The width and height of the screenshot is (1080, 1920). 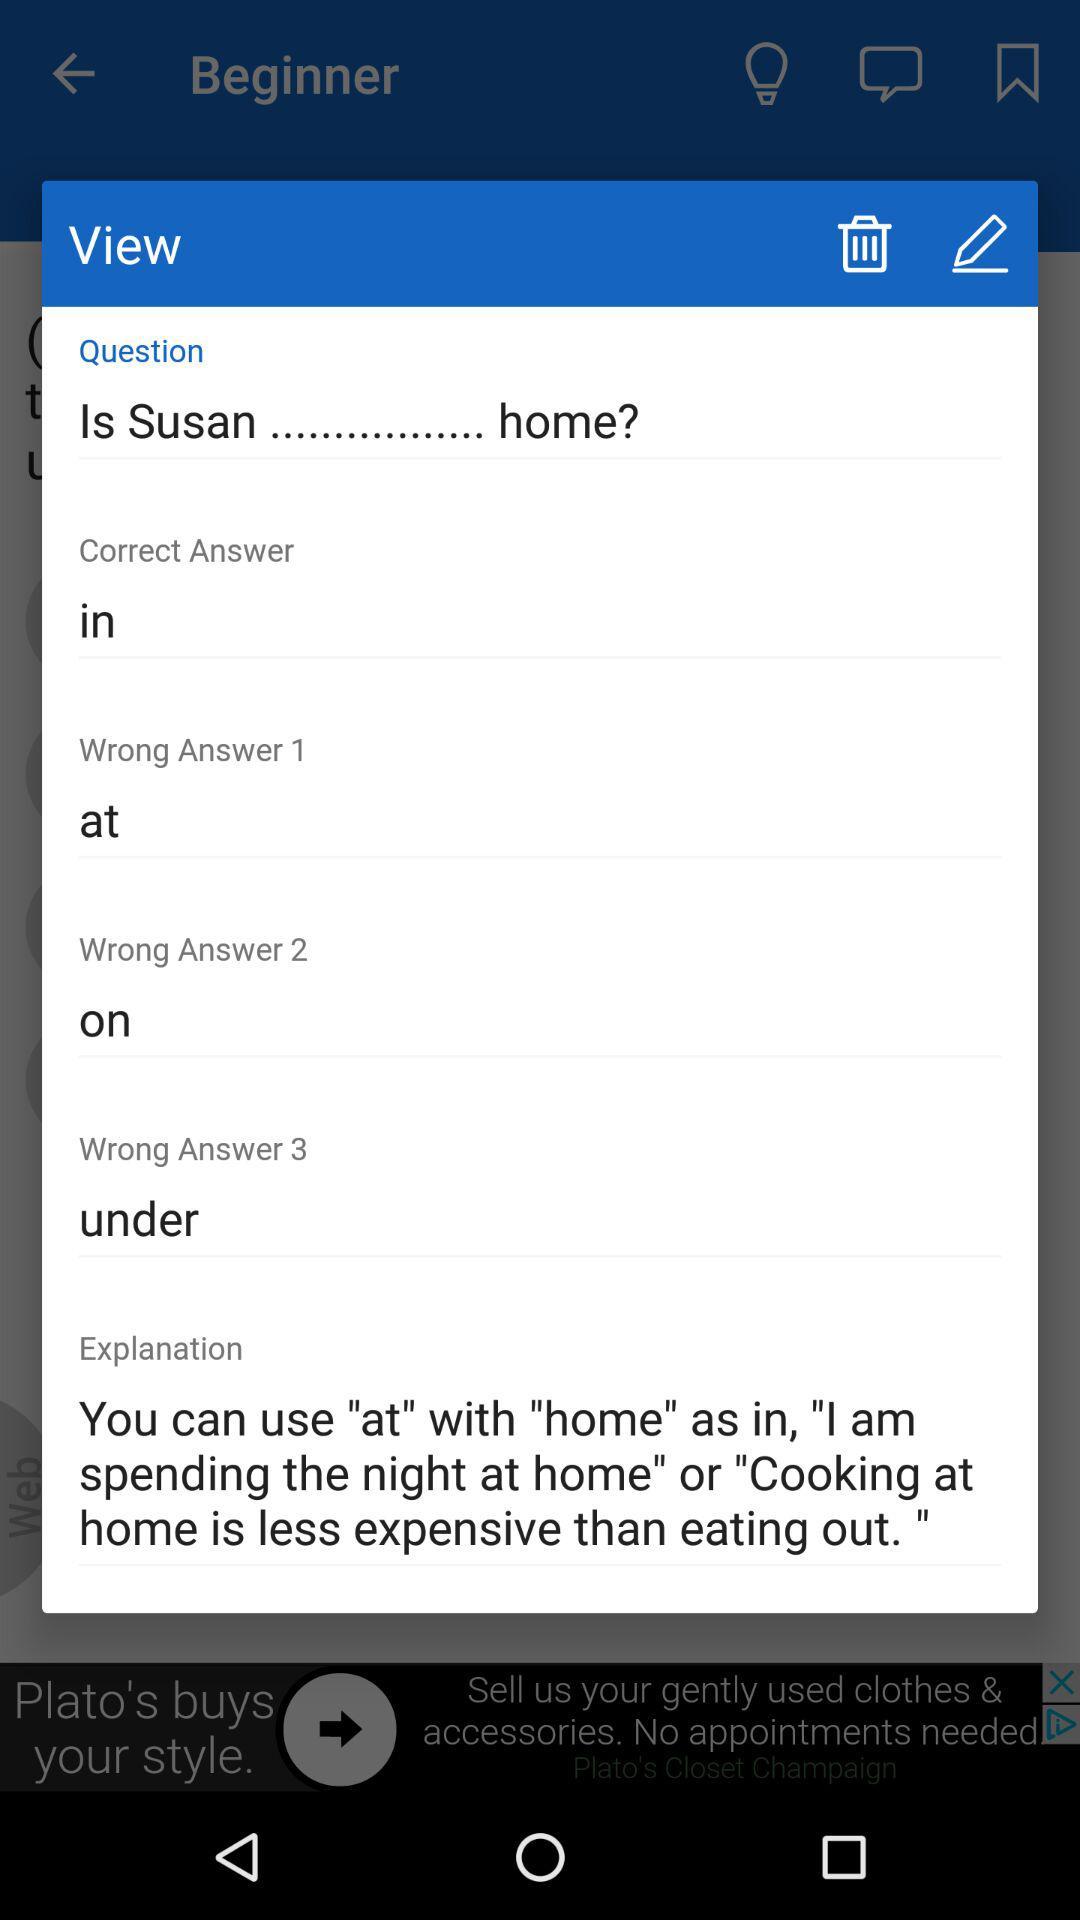 What do you see at coordinates (863, 242) in the screenshot?
I see `delete` at bounding box center [863, 242].